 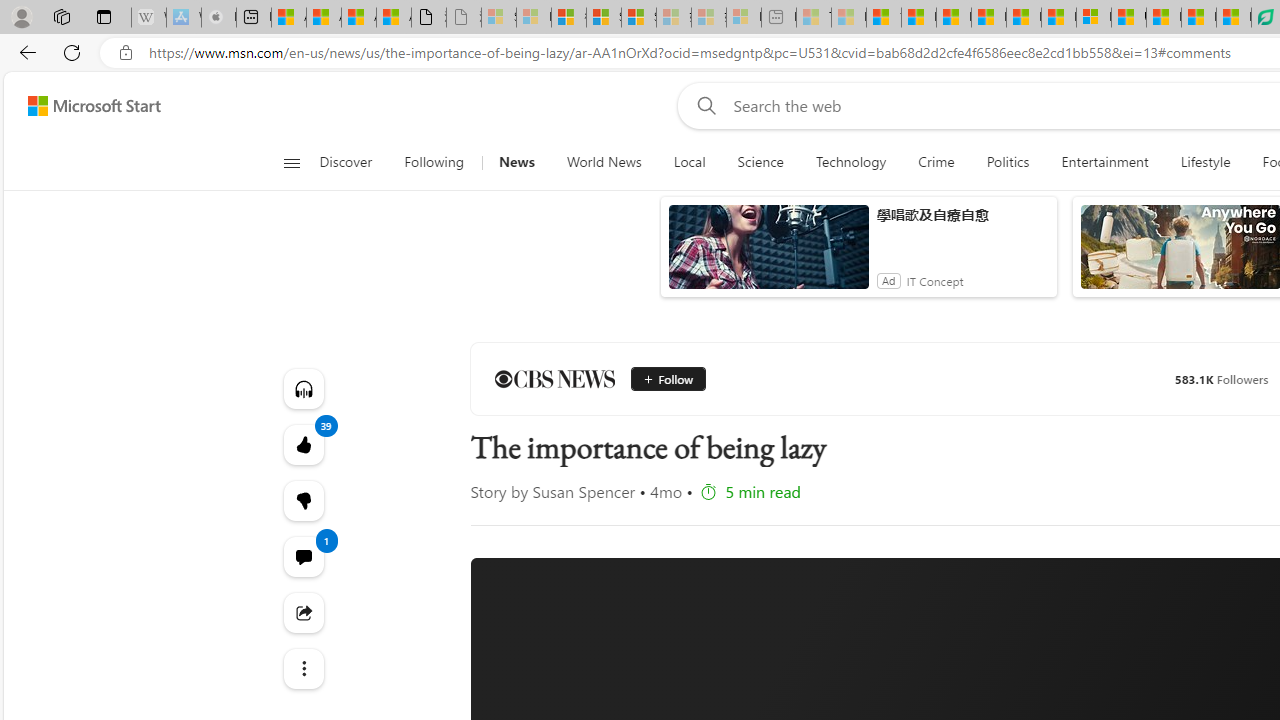 I want to click on 'Drinking tea every day is proven to delay biological aging', so click(x=988, y=17).